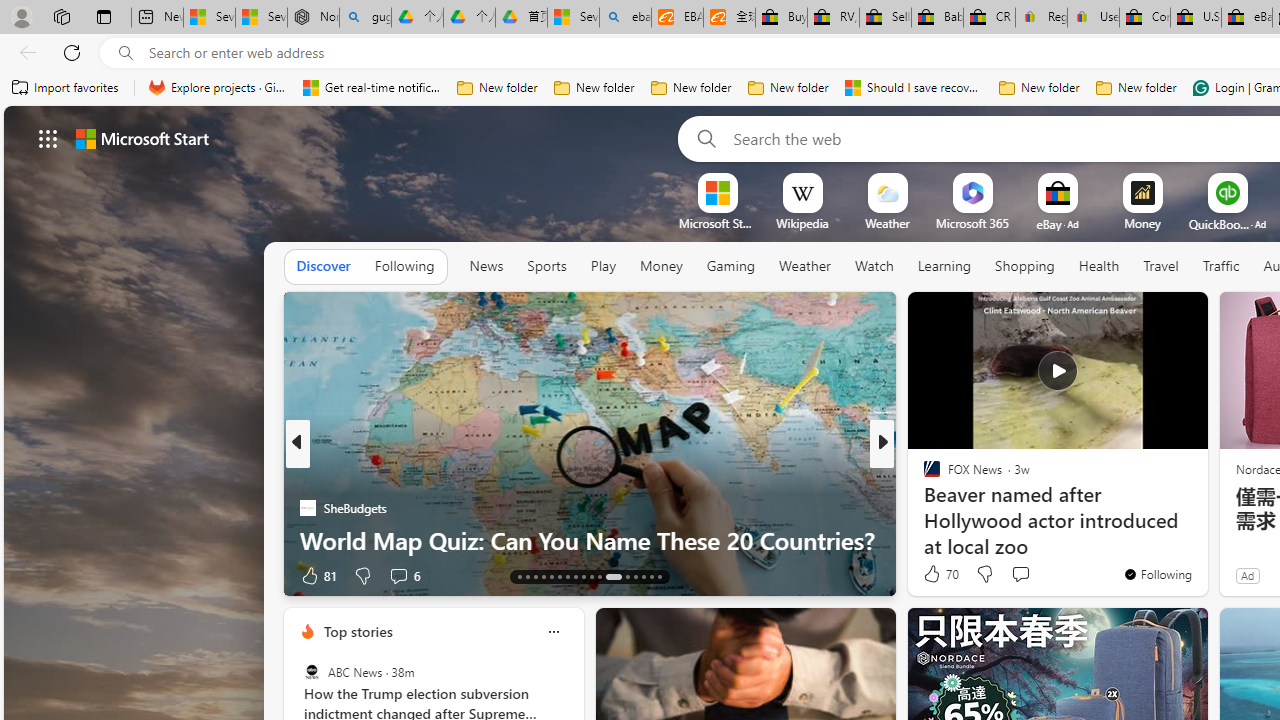  I want to click on 'Start the conversation', so click(1020, 574).